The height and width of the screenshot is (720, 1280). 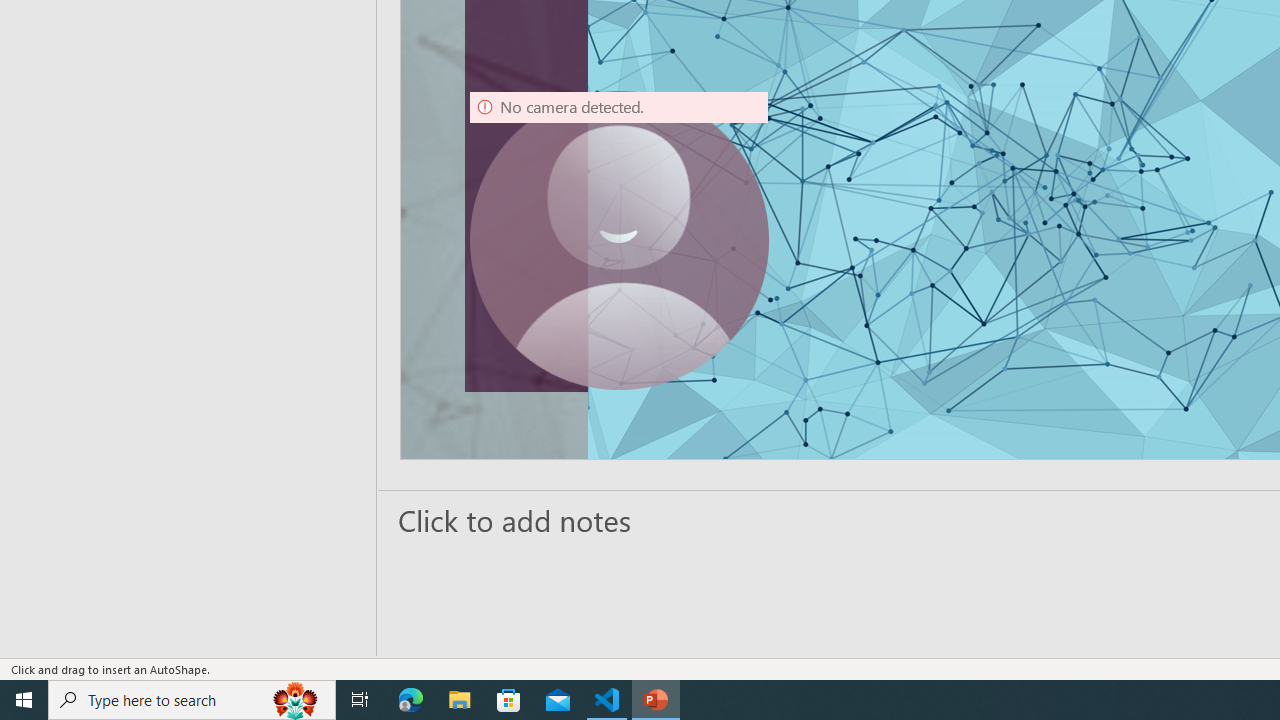 What do you see at coordinates (618, 239) in the screenshot?
I see `'Camera 9, No camera detected.'` at bounding box center [618, 239].